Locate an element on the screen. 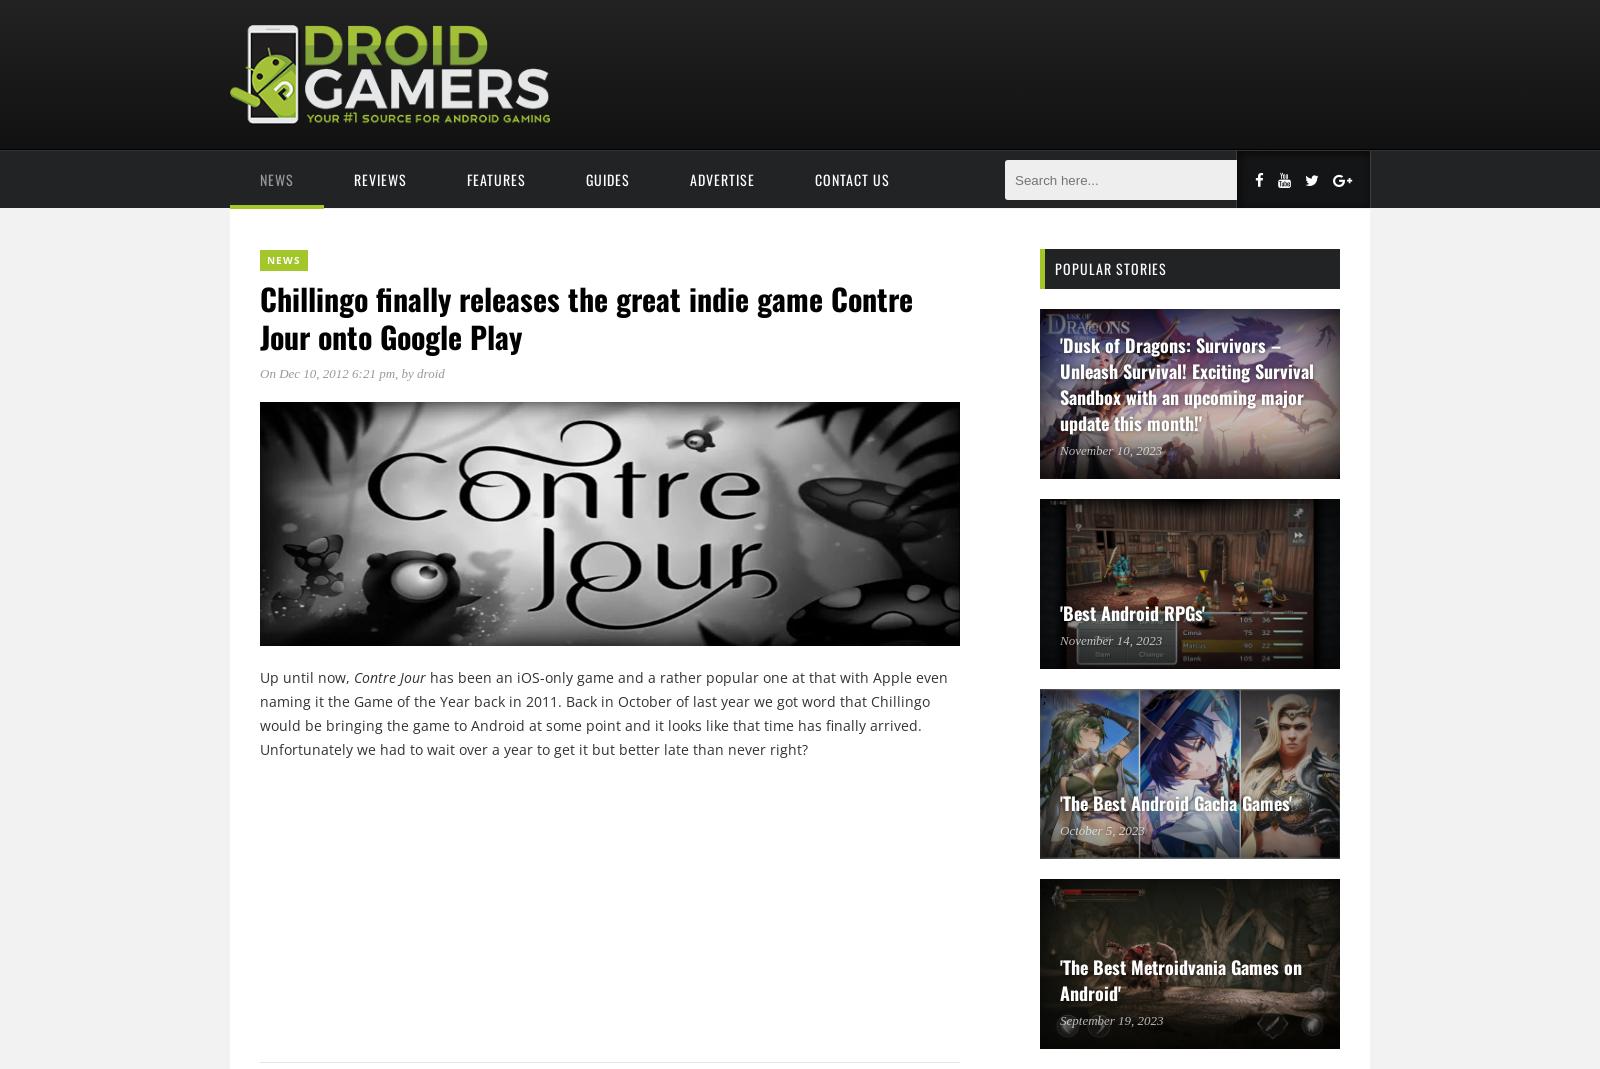 Image resolution: width=1600 pixels, height=1069 pixels. ''Dusk of Dragons: Survivors – Unleash Survival! Exciting Survival Sandbox with an upcoming major update this month!'' is located at coordinates (1187, 383).